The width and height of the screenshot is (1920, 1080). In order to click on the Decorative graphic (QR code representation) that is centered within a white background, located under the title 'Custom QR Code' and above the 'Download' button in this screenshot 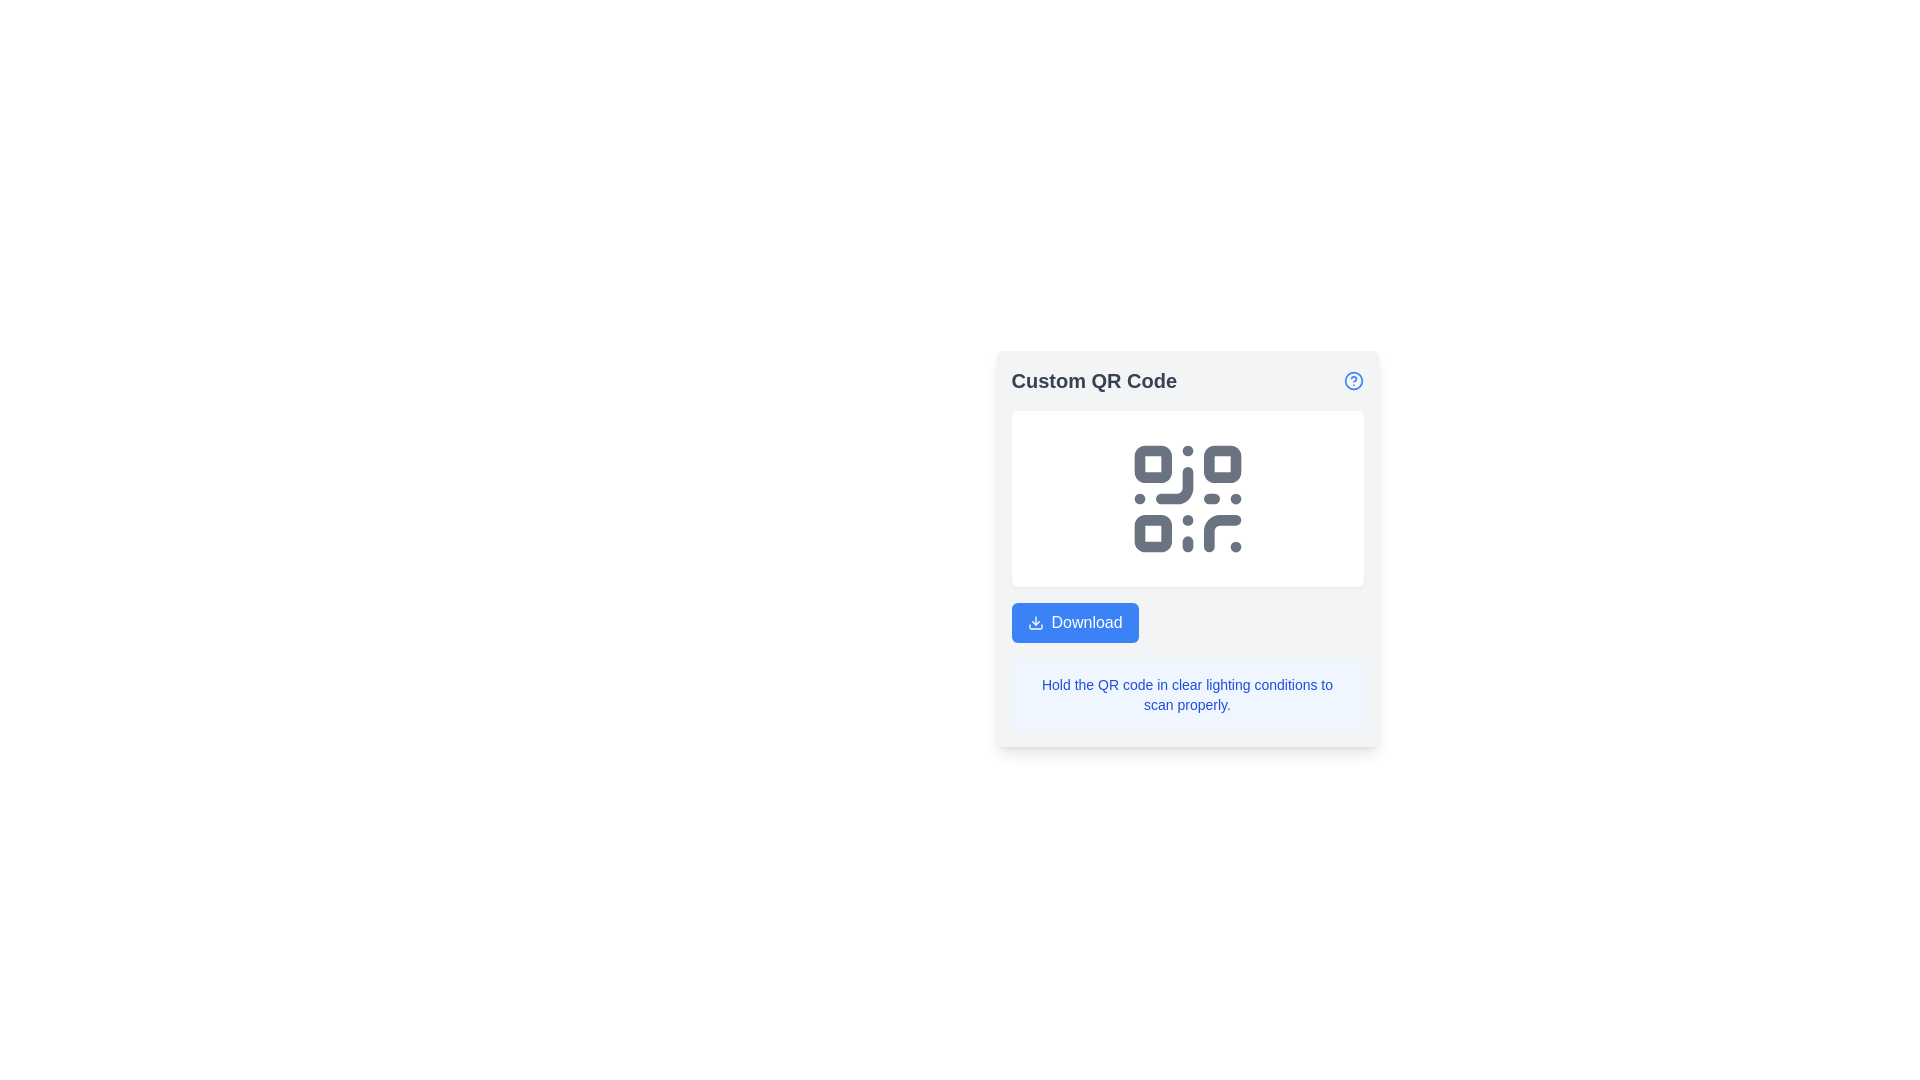, I will do `click(1187, 497)`.